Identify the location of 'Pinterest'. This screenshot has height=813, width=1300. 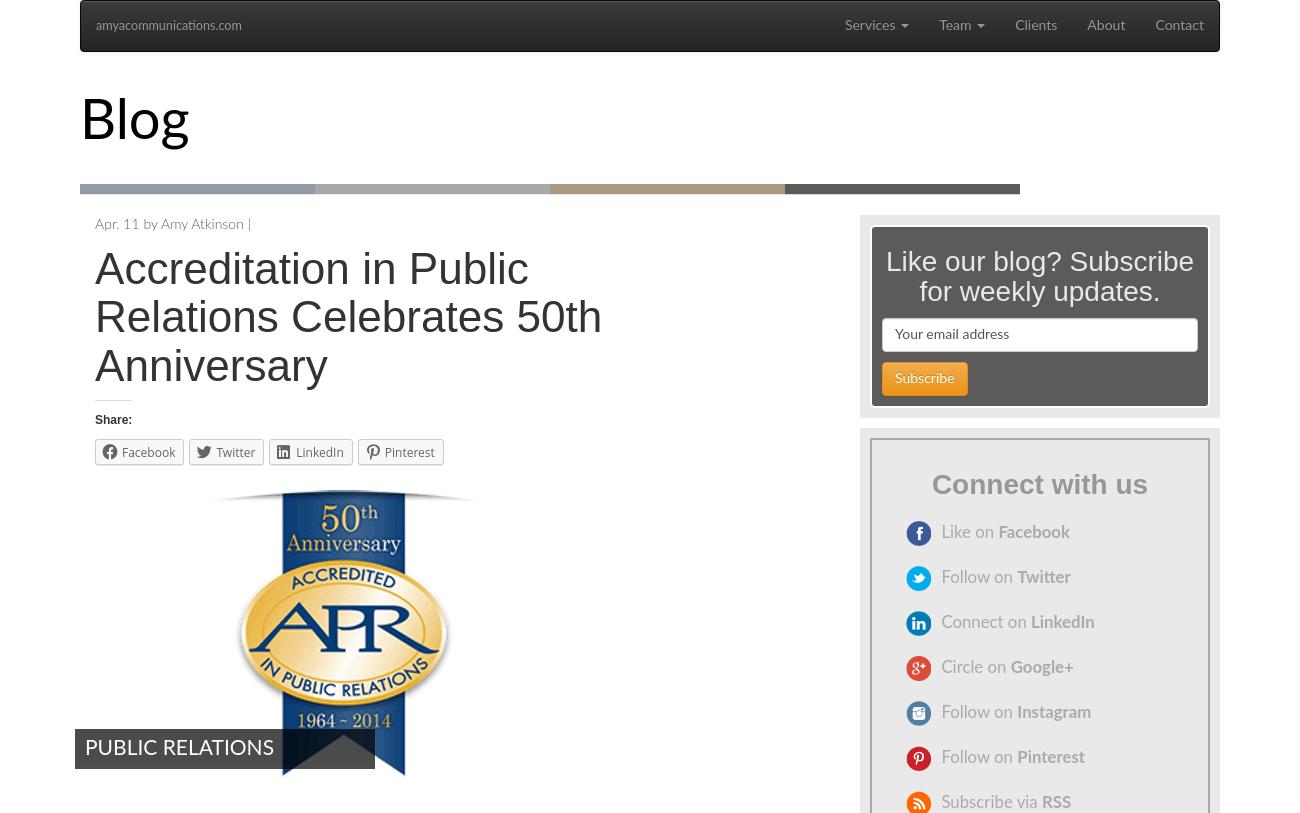
(1051, 757).